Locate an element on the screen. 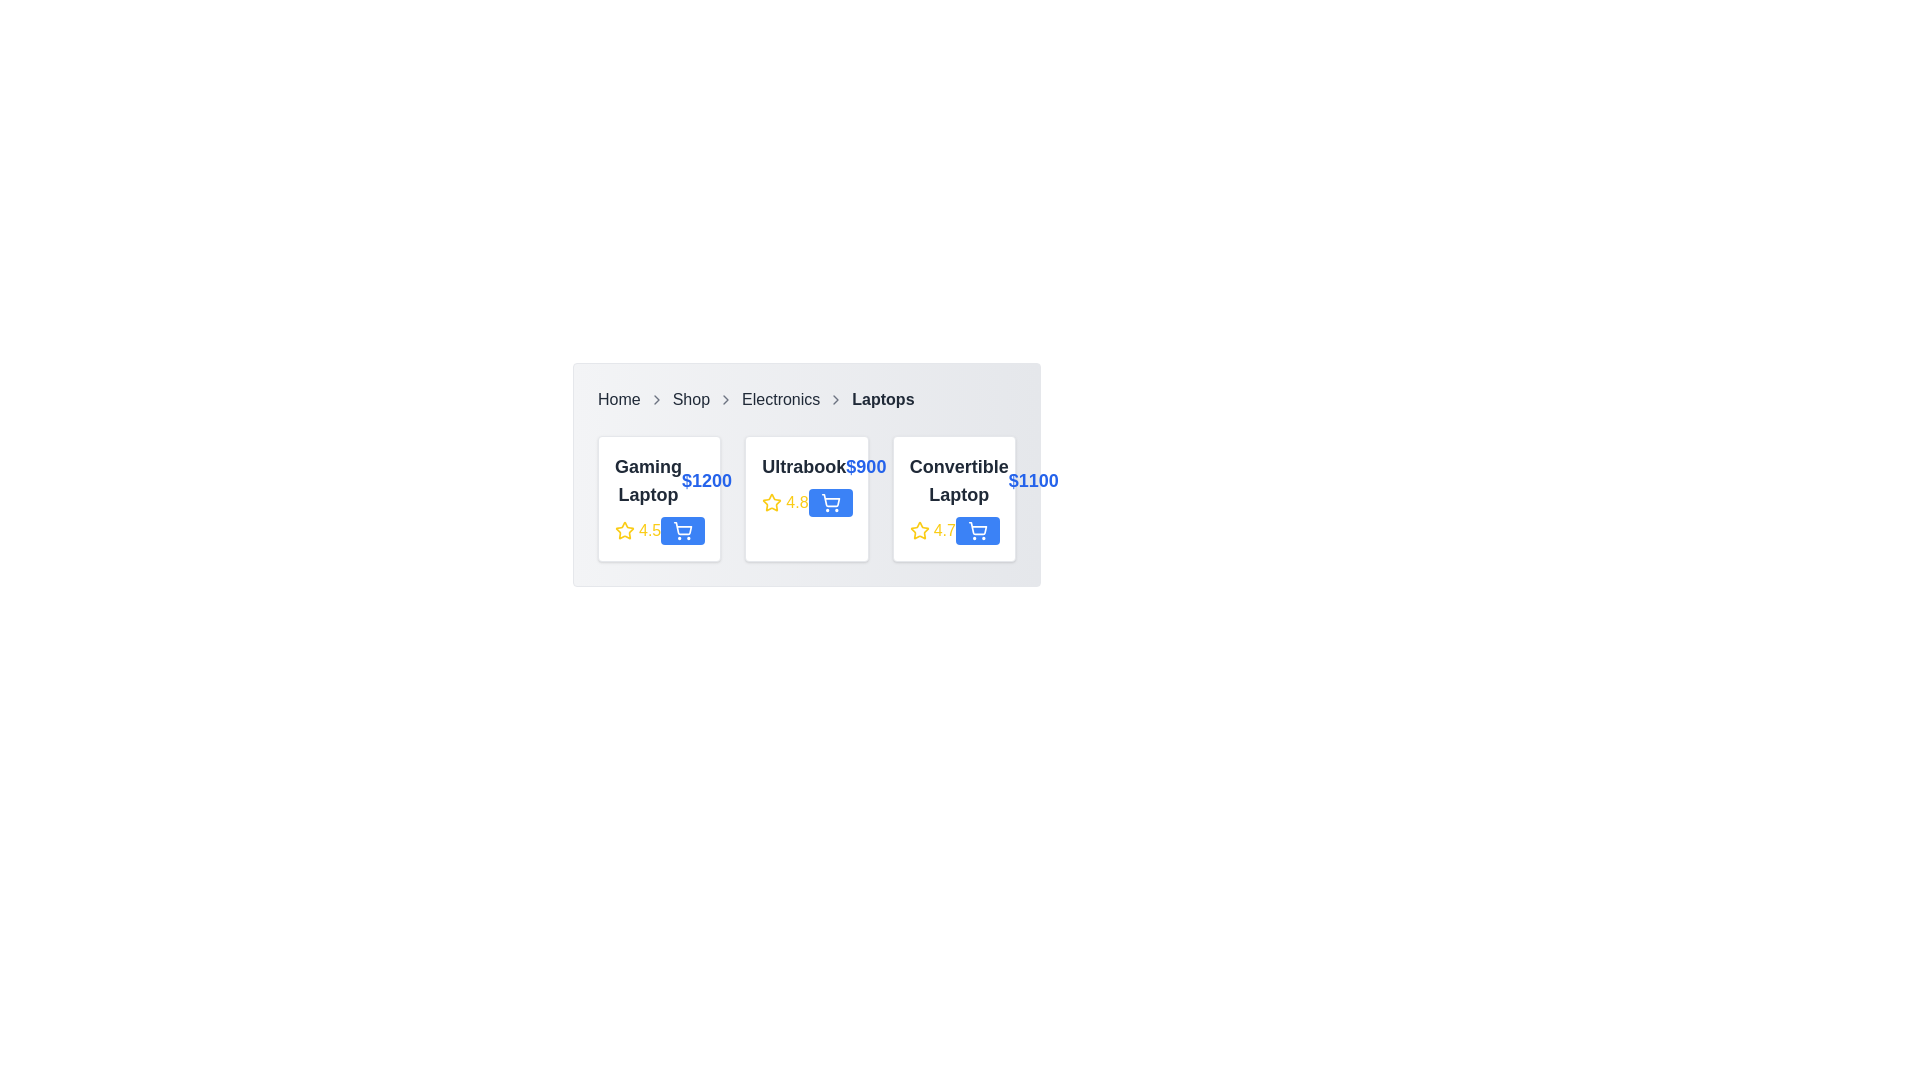 The height and width of the screenshot is (1080, 1920). the shopping cart icon button located within the product card of the 'Ultrabook' laptop is located at coordinates (830, 501).